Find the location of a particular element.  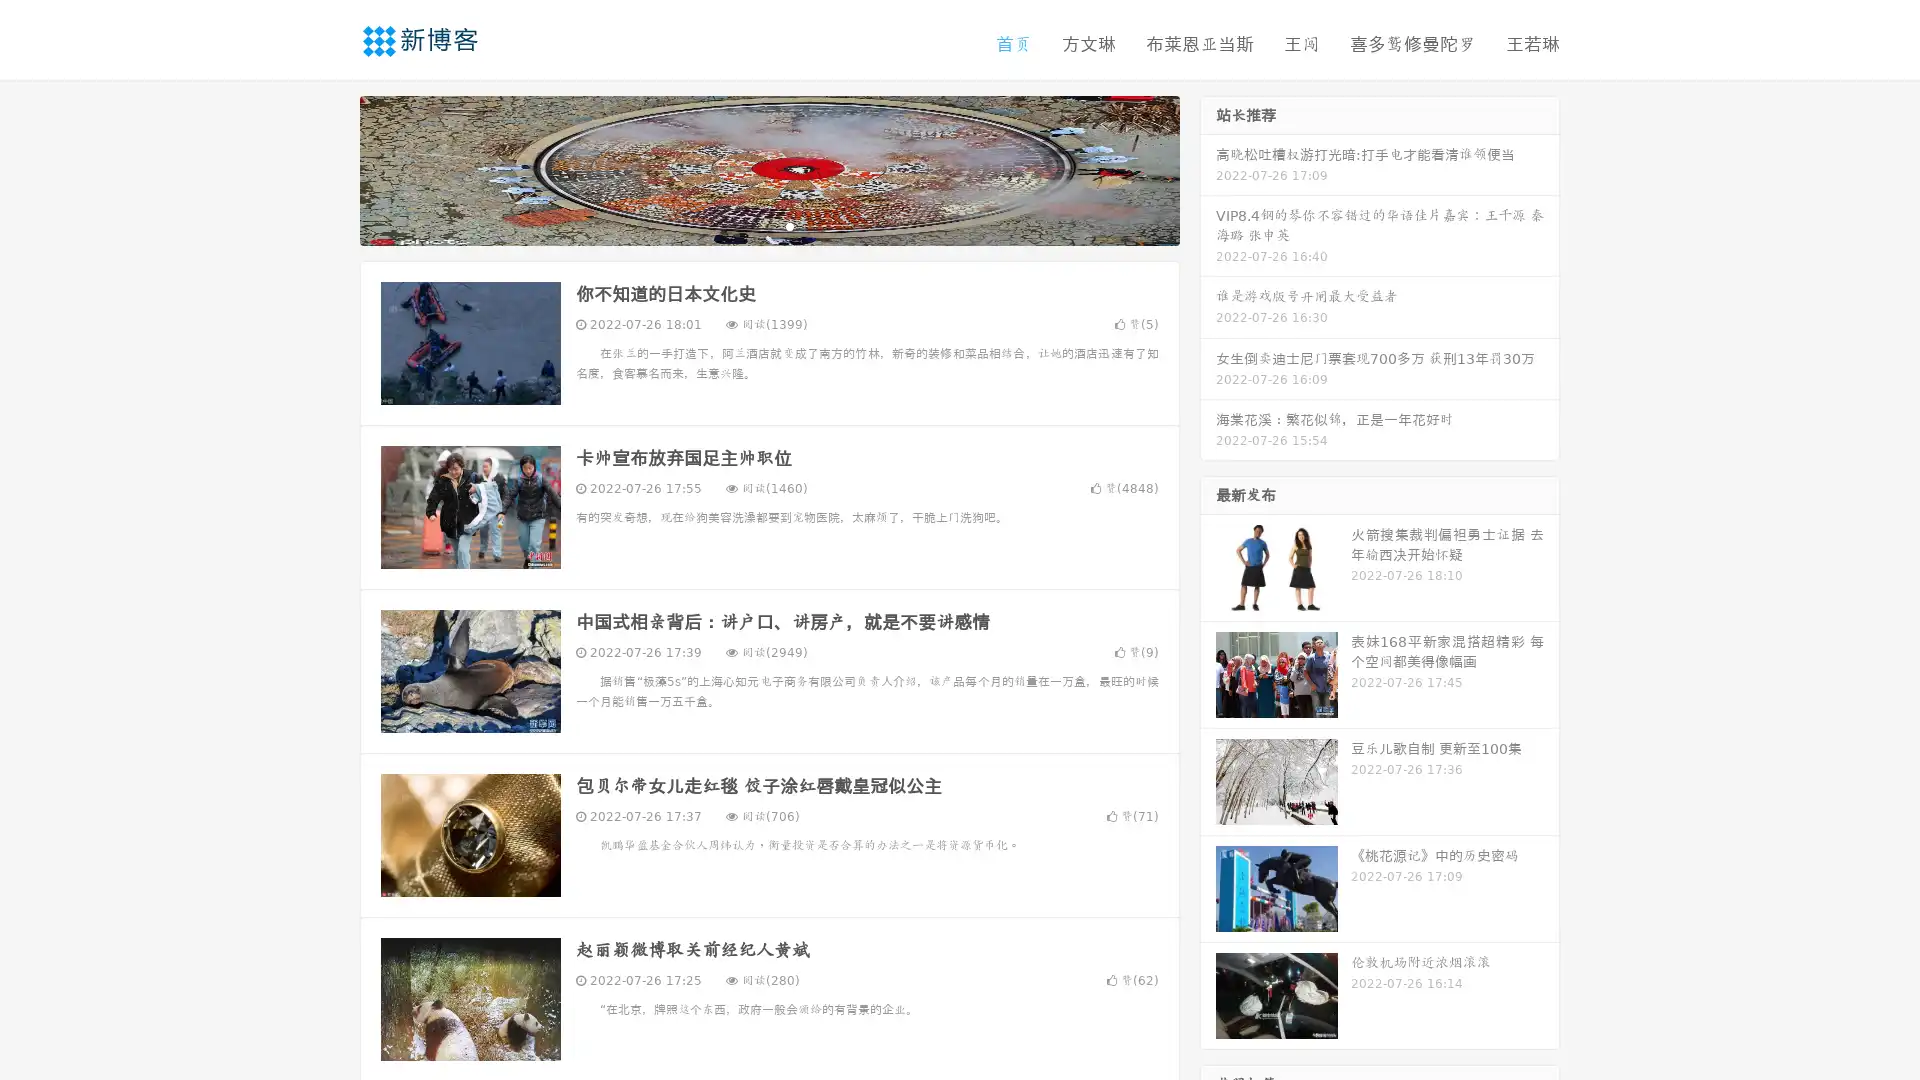

Previous slide is located at coordinates (330, 168).